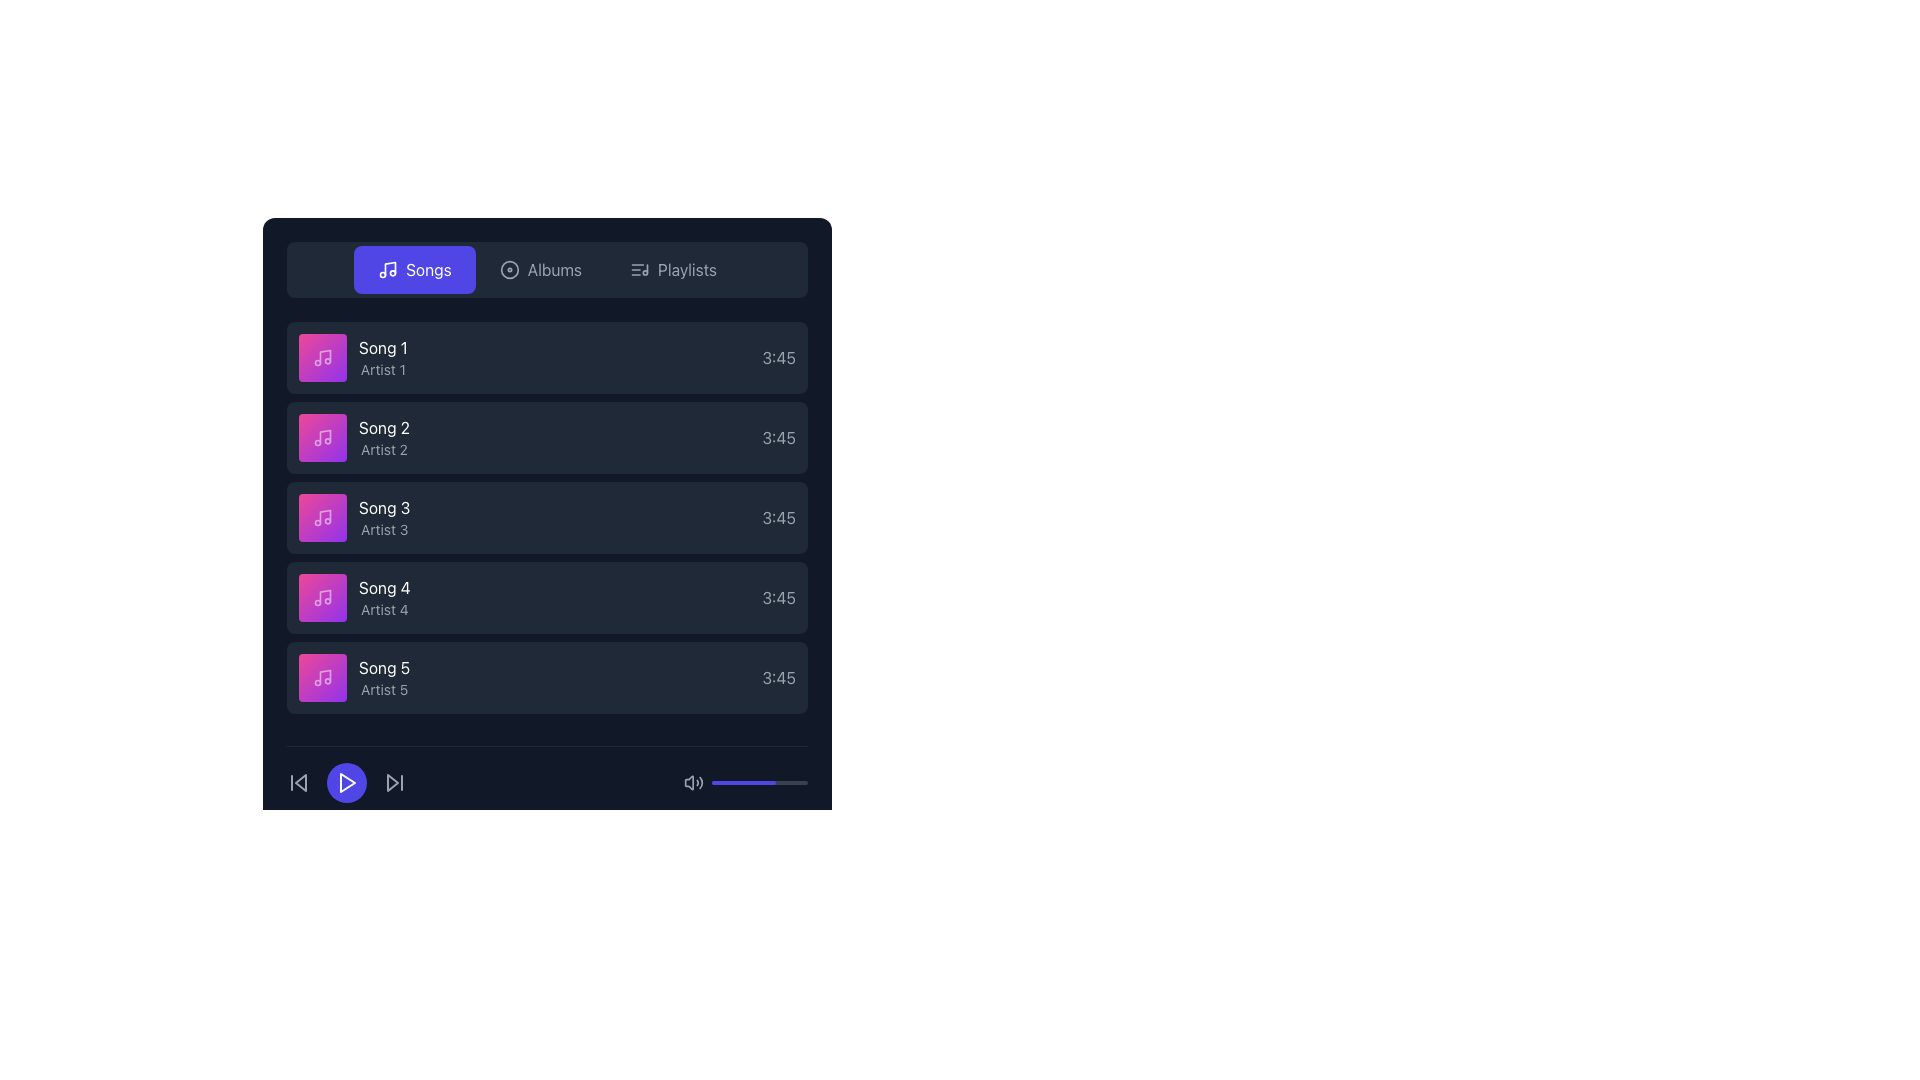 This screenshot has width=1920, height=1080. What do you see at coordinates (322, 357) in the screenshot?
I see `the square icon with a gradient background and a white musical note symbol, positioned to the left of 'Song 1' and 'Artist 1'` at bounding box center [322, 357].